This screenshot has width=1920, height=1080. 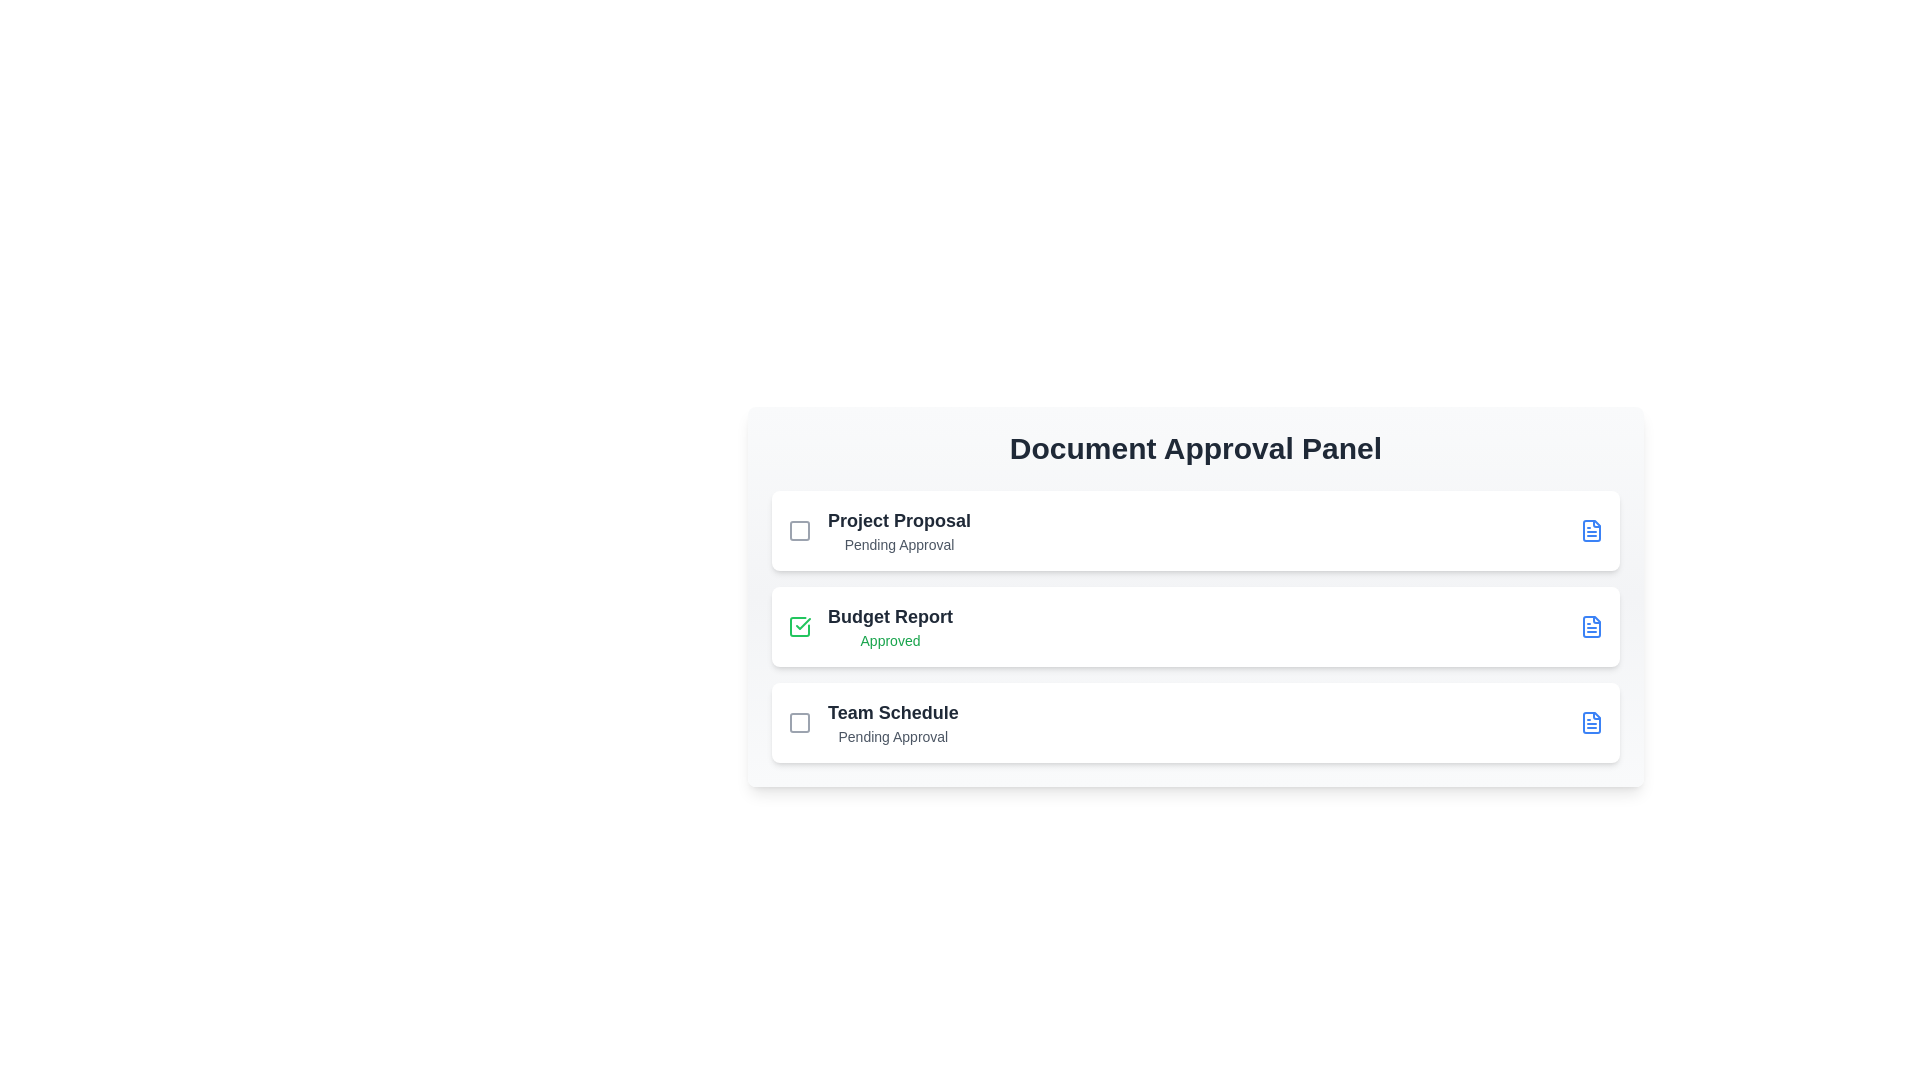 What do you see at coordinates (1591, 626) in the screenshot?
I see `the document icon for Budget Report` at bounding box center [1591, 626].